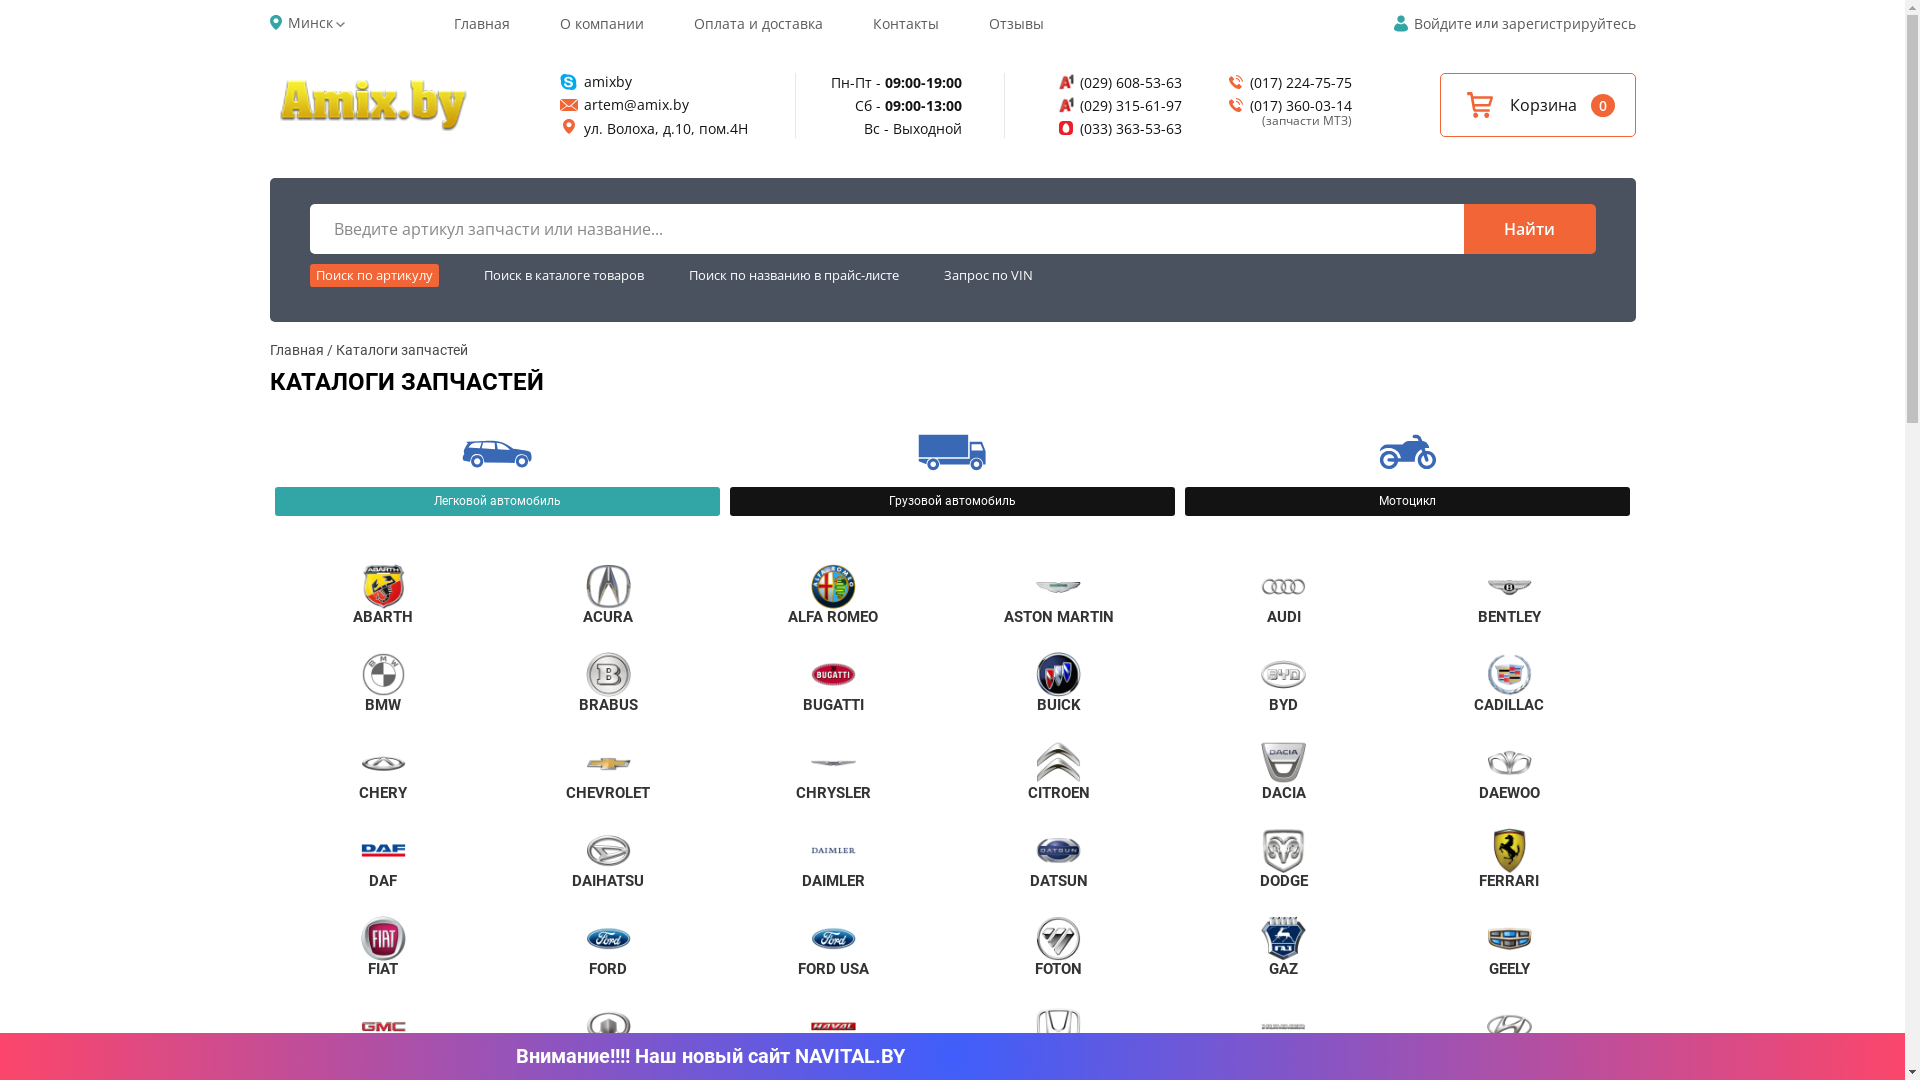 The height and width of the screenshot is (1080, 1920). I want to click on 'HAVAL', so click(833, 1034).